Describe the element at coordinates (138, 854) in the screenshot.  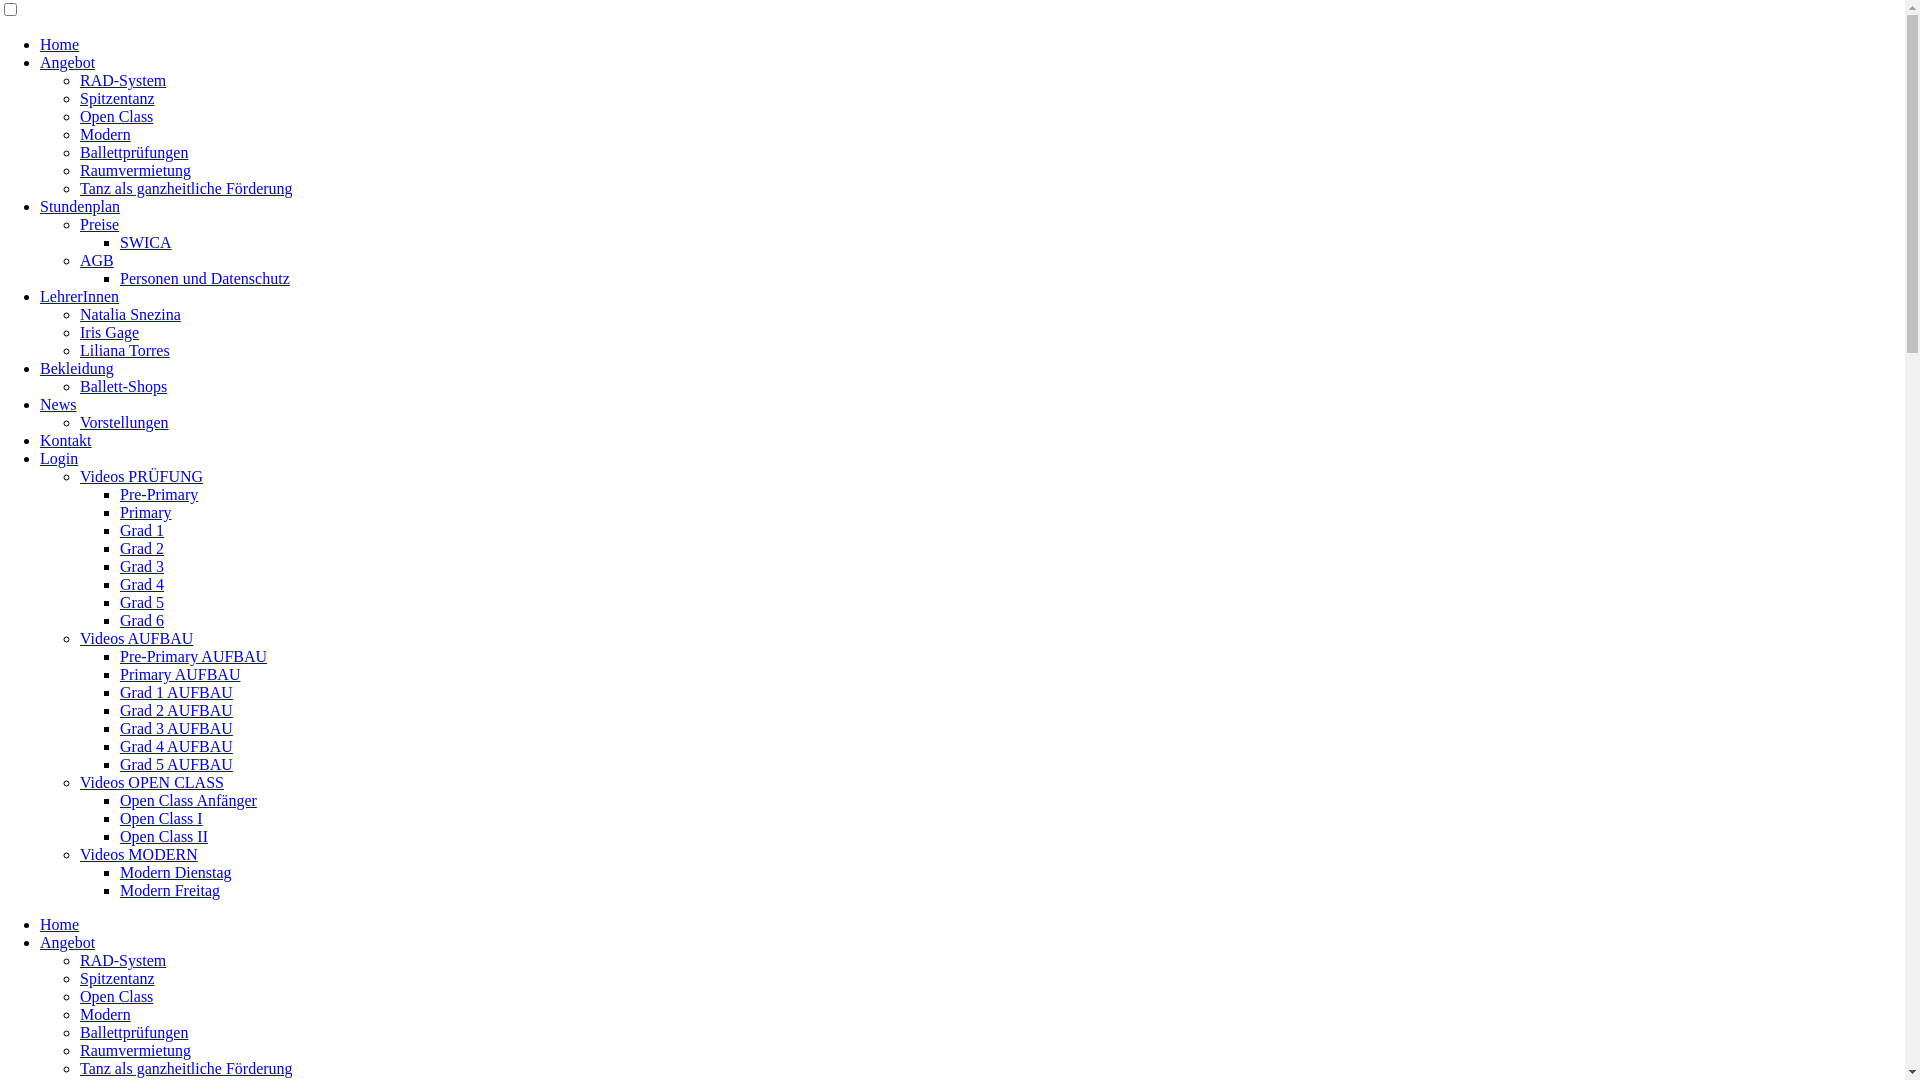
I see `'Videos MODERN'` at that location.